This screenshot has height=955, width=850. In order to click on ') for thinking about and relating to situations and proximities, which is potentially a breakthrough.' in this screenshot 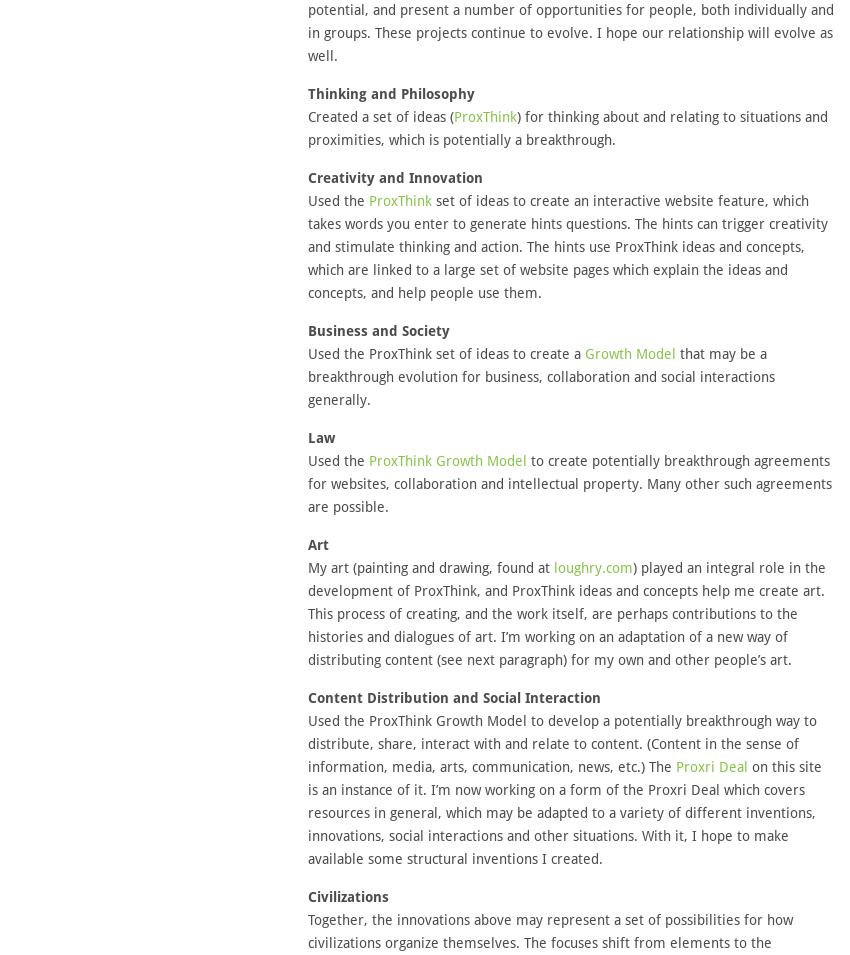, I will do `click(567, 127)`.